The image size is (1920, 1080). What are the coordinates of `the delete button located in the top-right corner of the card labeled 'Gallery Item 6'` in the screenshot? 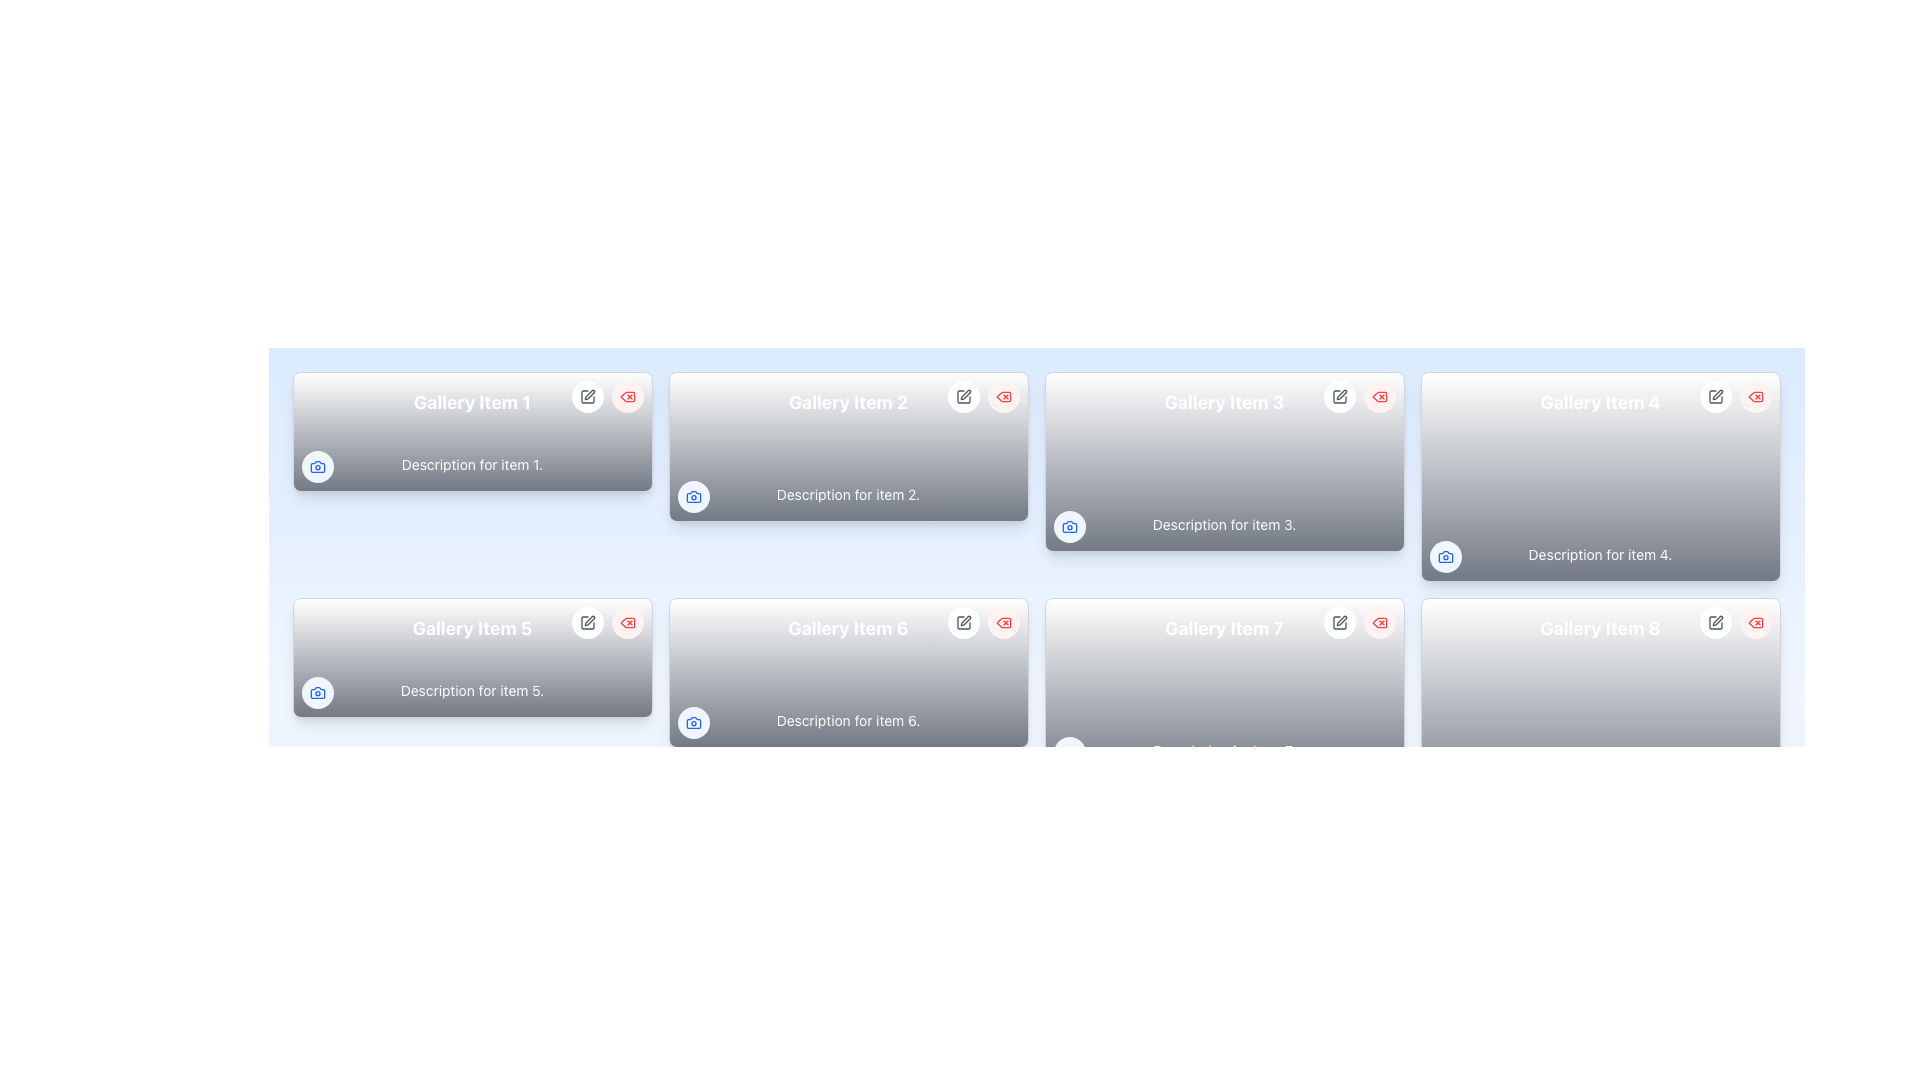 It's located at (1003, 622).